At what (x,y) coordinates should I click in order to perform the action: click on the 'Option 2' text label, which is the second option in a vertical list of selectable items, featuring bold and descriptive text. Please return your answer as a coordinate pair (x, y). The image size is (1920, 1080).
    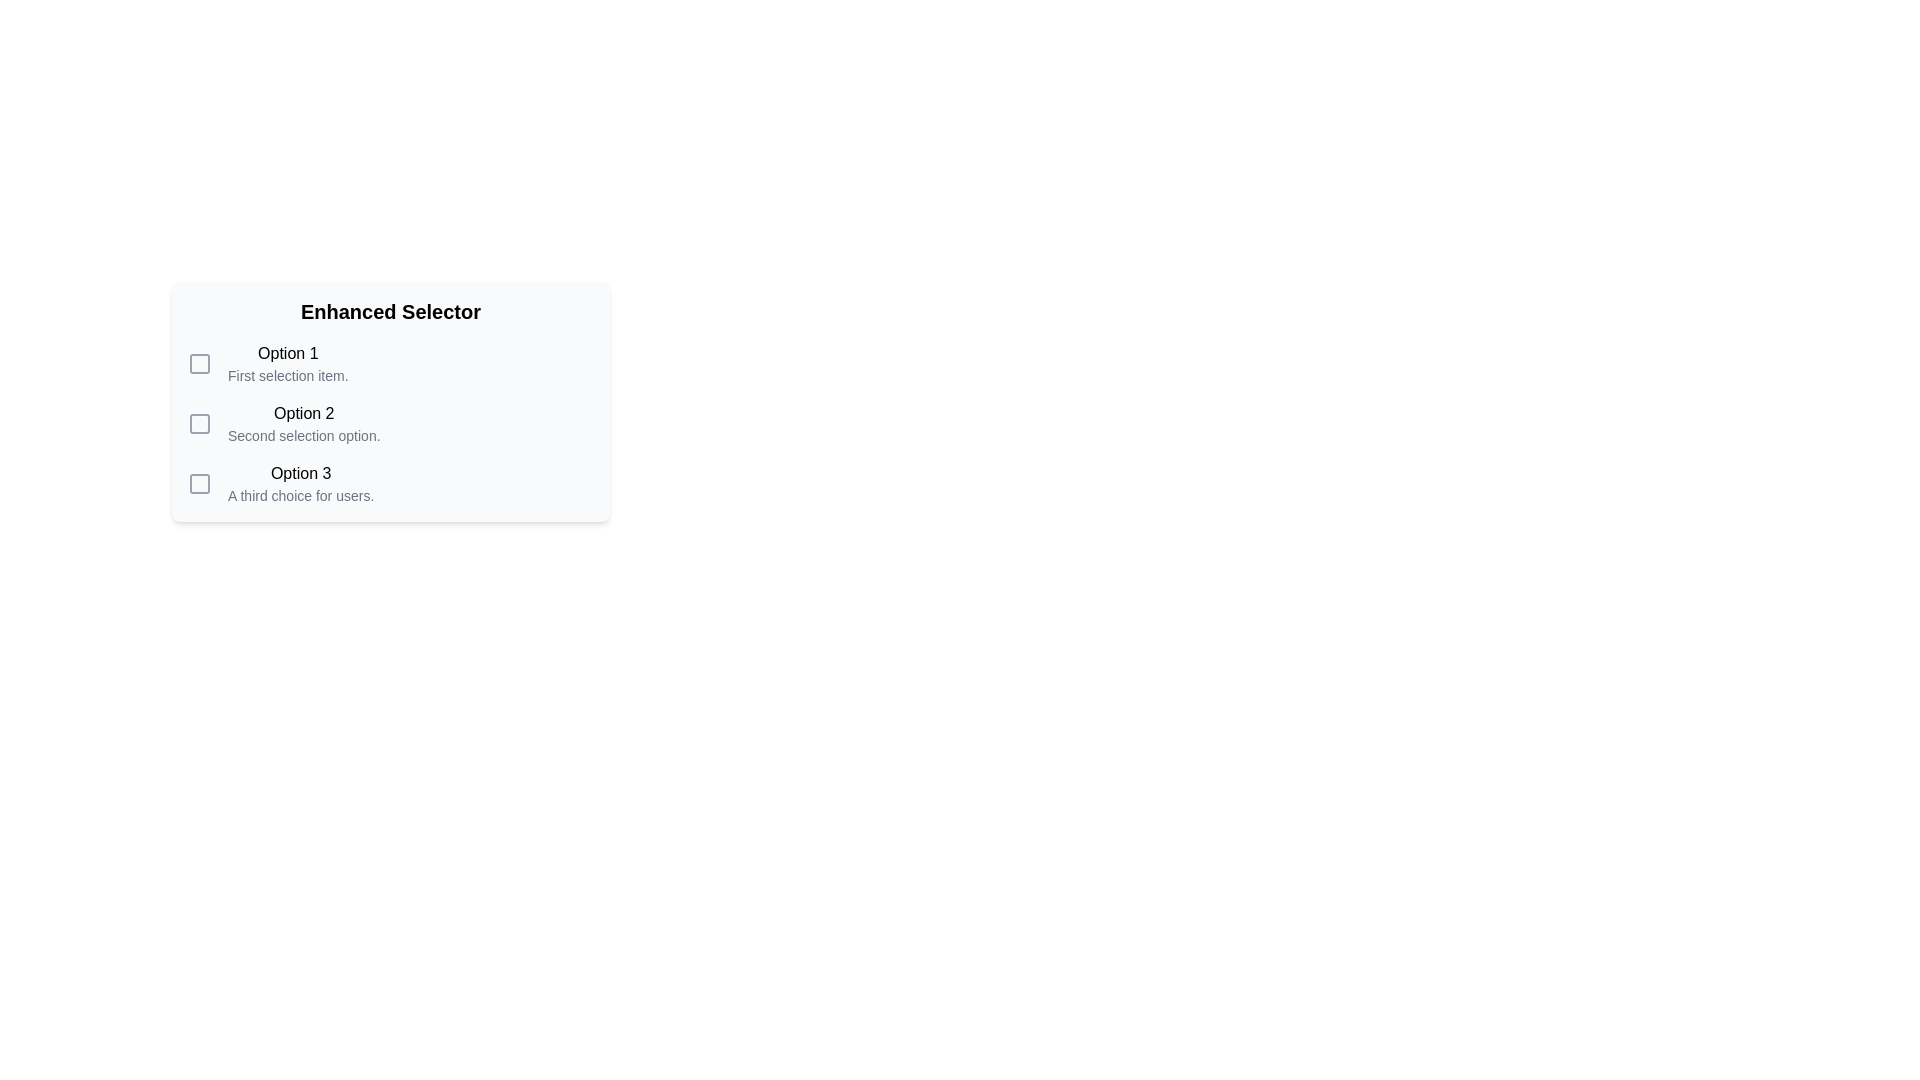
    Looking at the image, I should click on (303, 423).